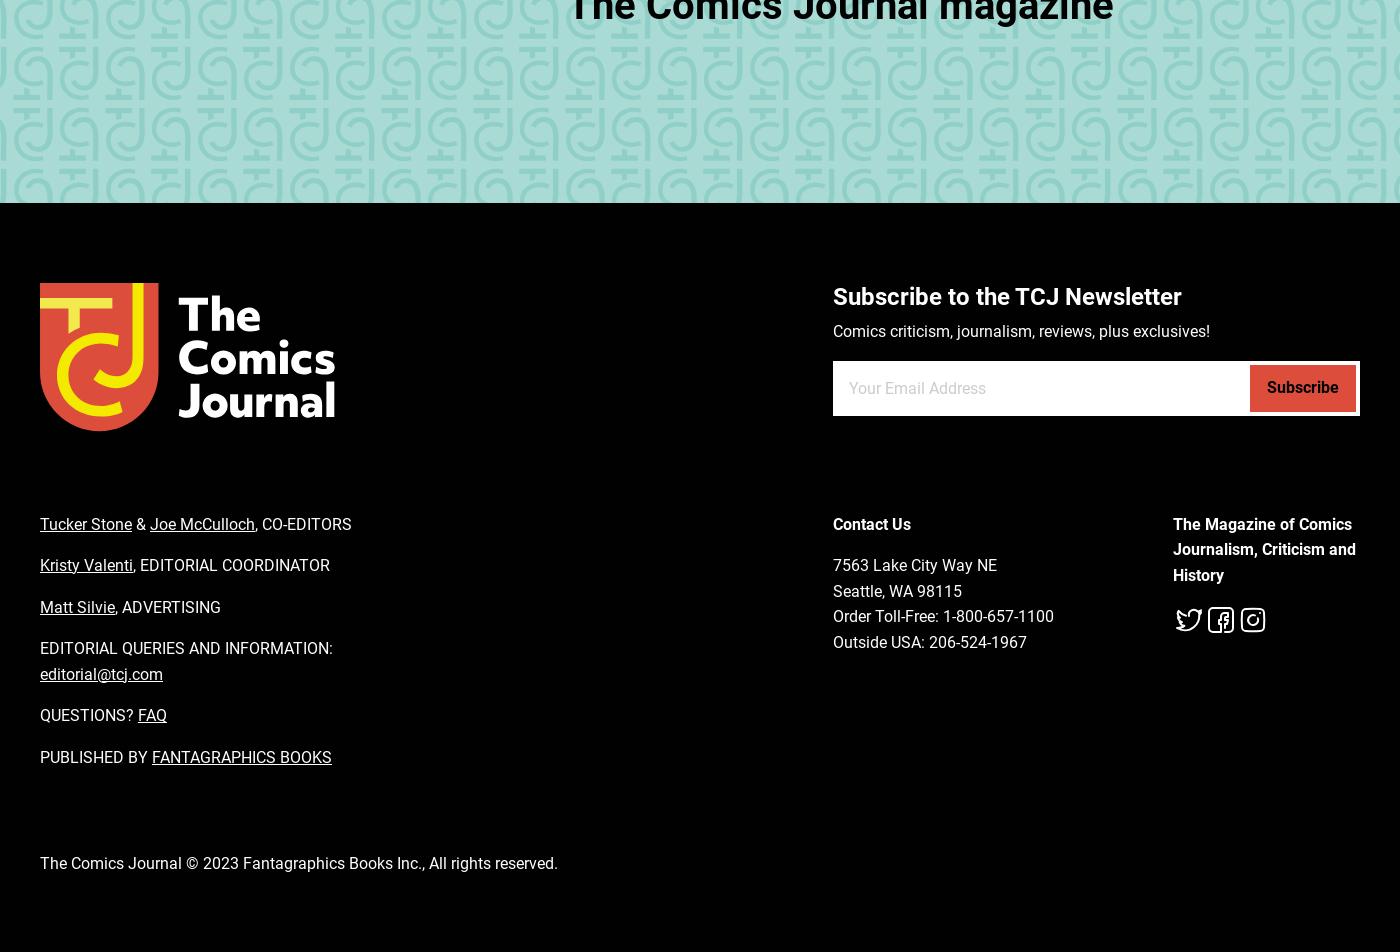  Describe the element at coordinates (86, 565) in the screenshot. I see `'Kristy Valenti'` at that location.